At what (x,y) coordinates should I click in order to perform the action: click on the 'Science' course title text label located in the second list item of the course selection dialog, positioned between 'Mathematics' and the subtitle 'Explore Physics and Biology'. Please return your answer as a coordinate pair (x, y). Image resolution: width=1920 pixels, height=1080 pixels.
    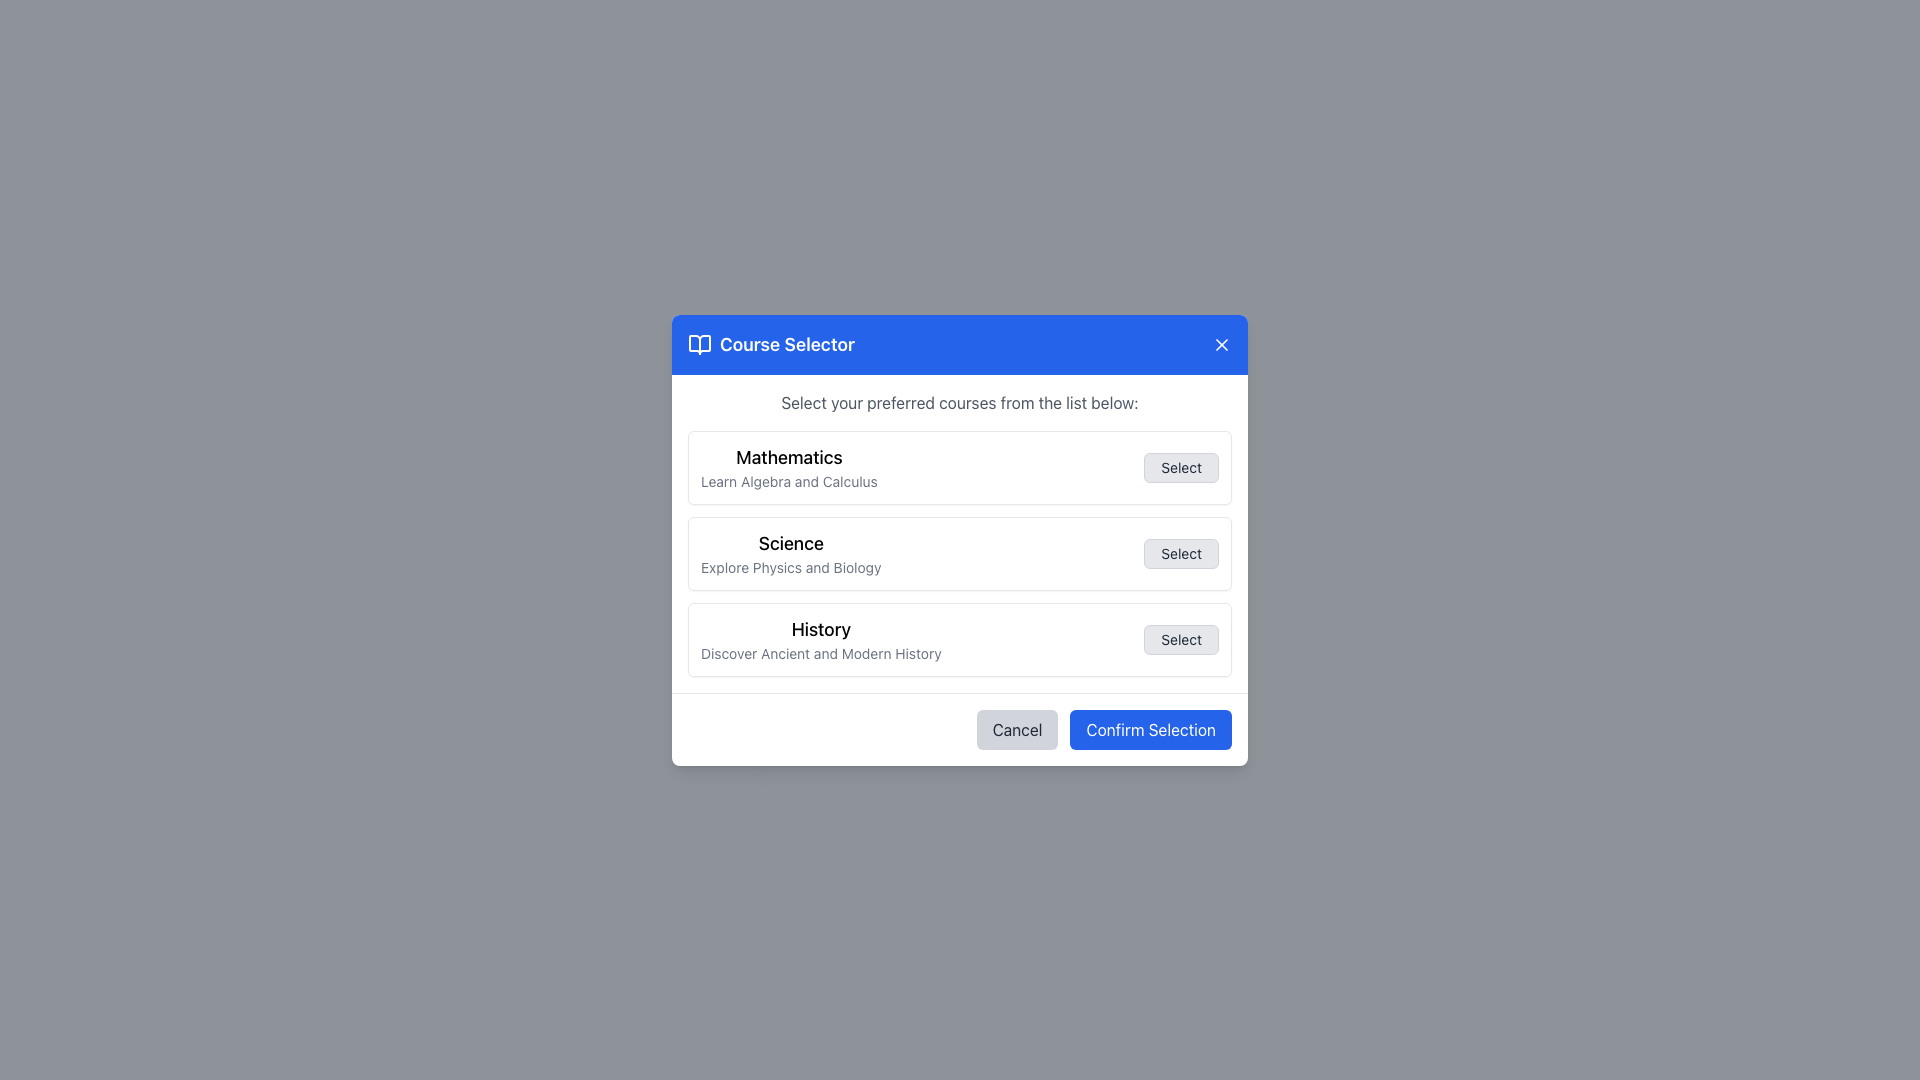
    Looking at the image, I should click on (790, 543).